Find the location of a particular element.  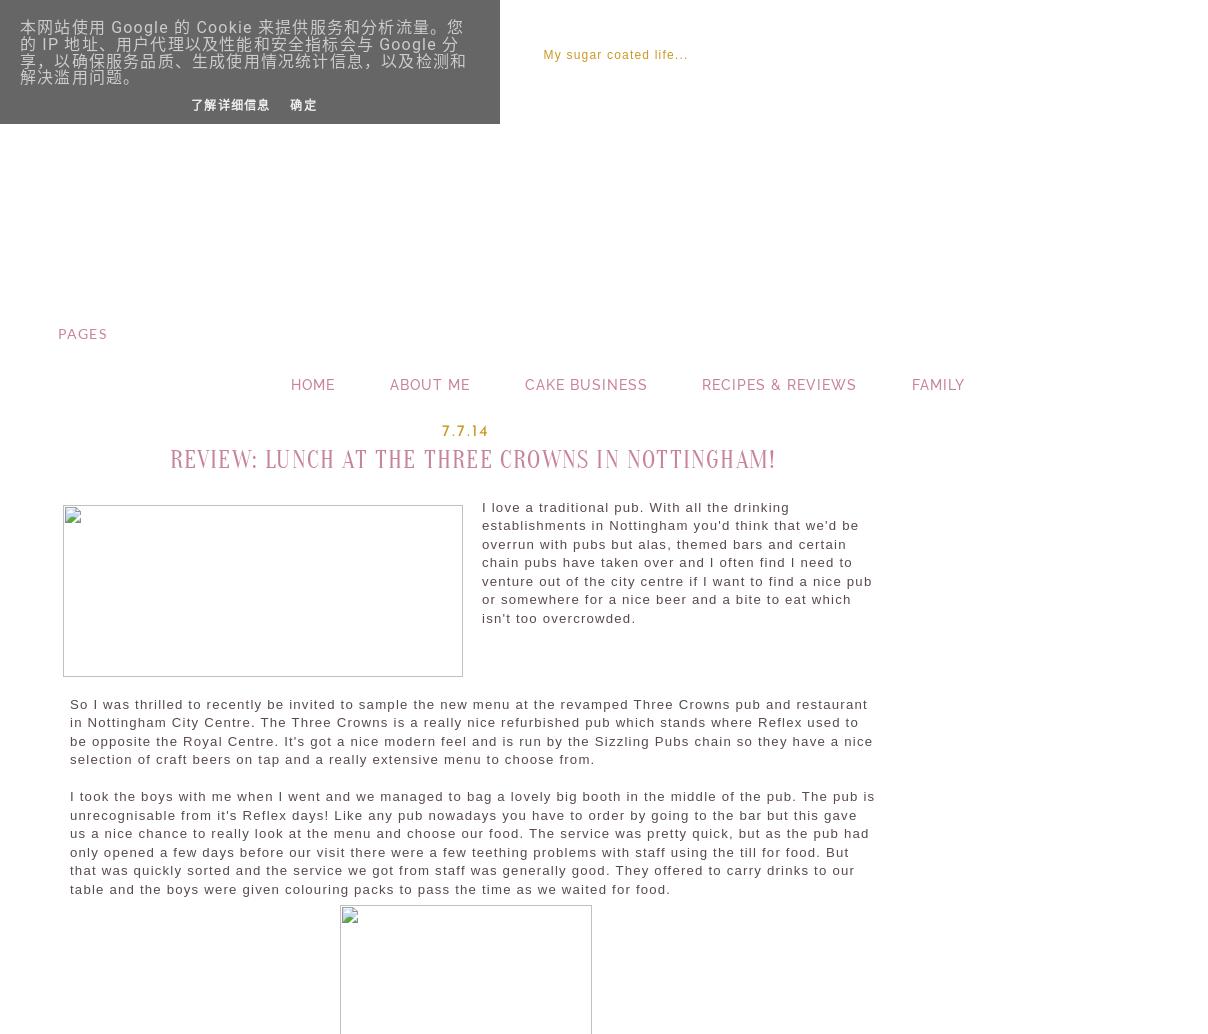

'Pages' is located at coordinates (80, 332).